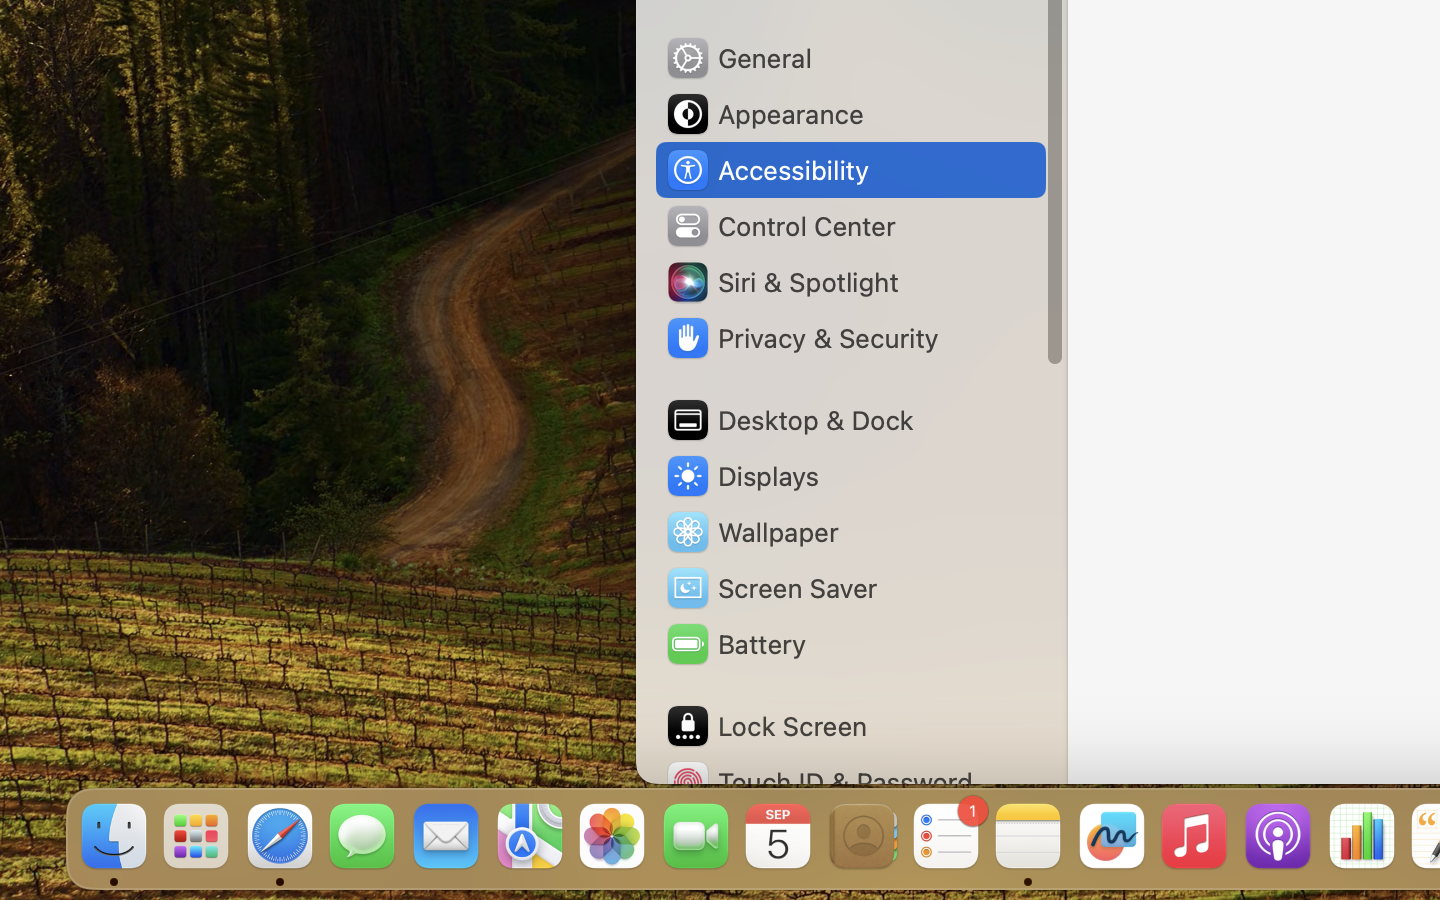  Describe the element at coordinates (819, 781) in the screenshot. I see `'Touch ID & Password'` at that location.